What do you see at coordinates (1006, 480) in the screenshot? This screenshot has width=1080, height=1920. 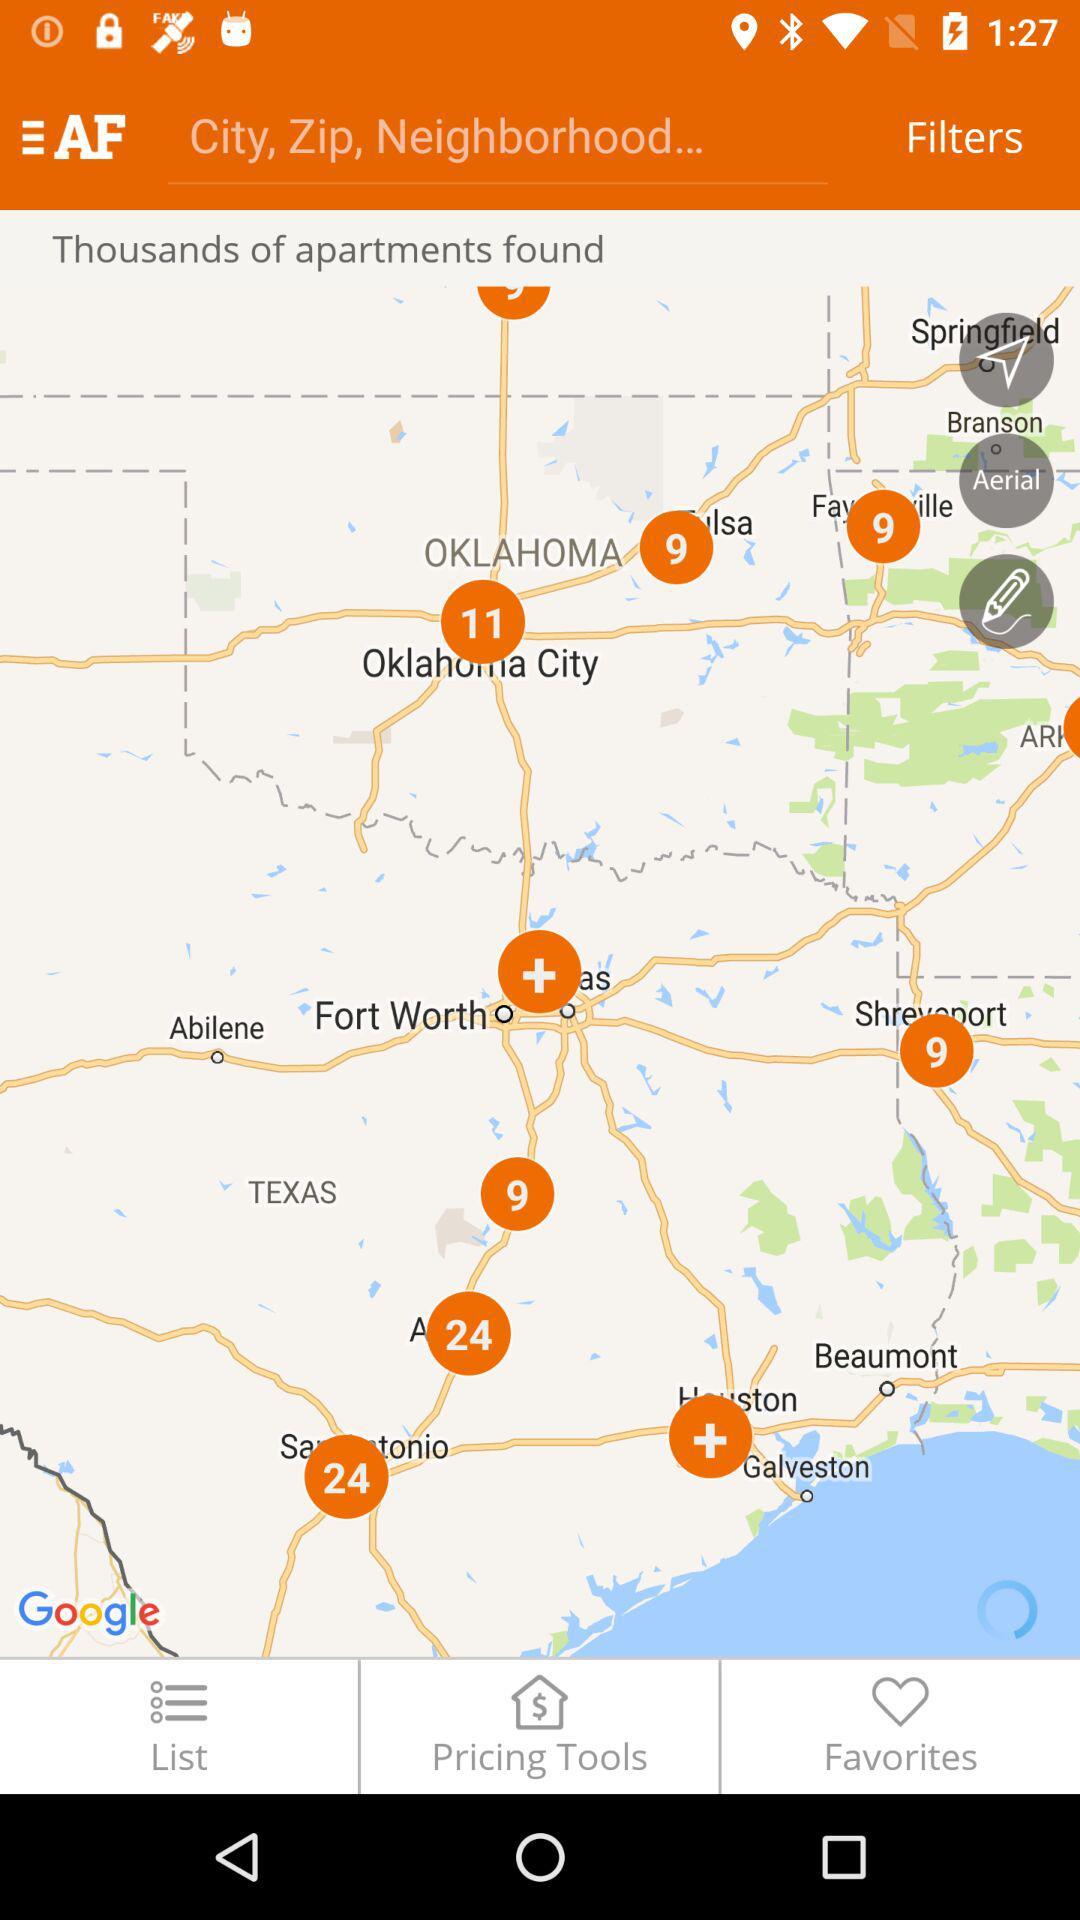 I see `place` at bounding box center [1006, 480].